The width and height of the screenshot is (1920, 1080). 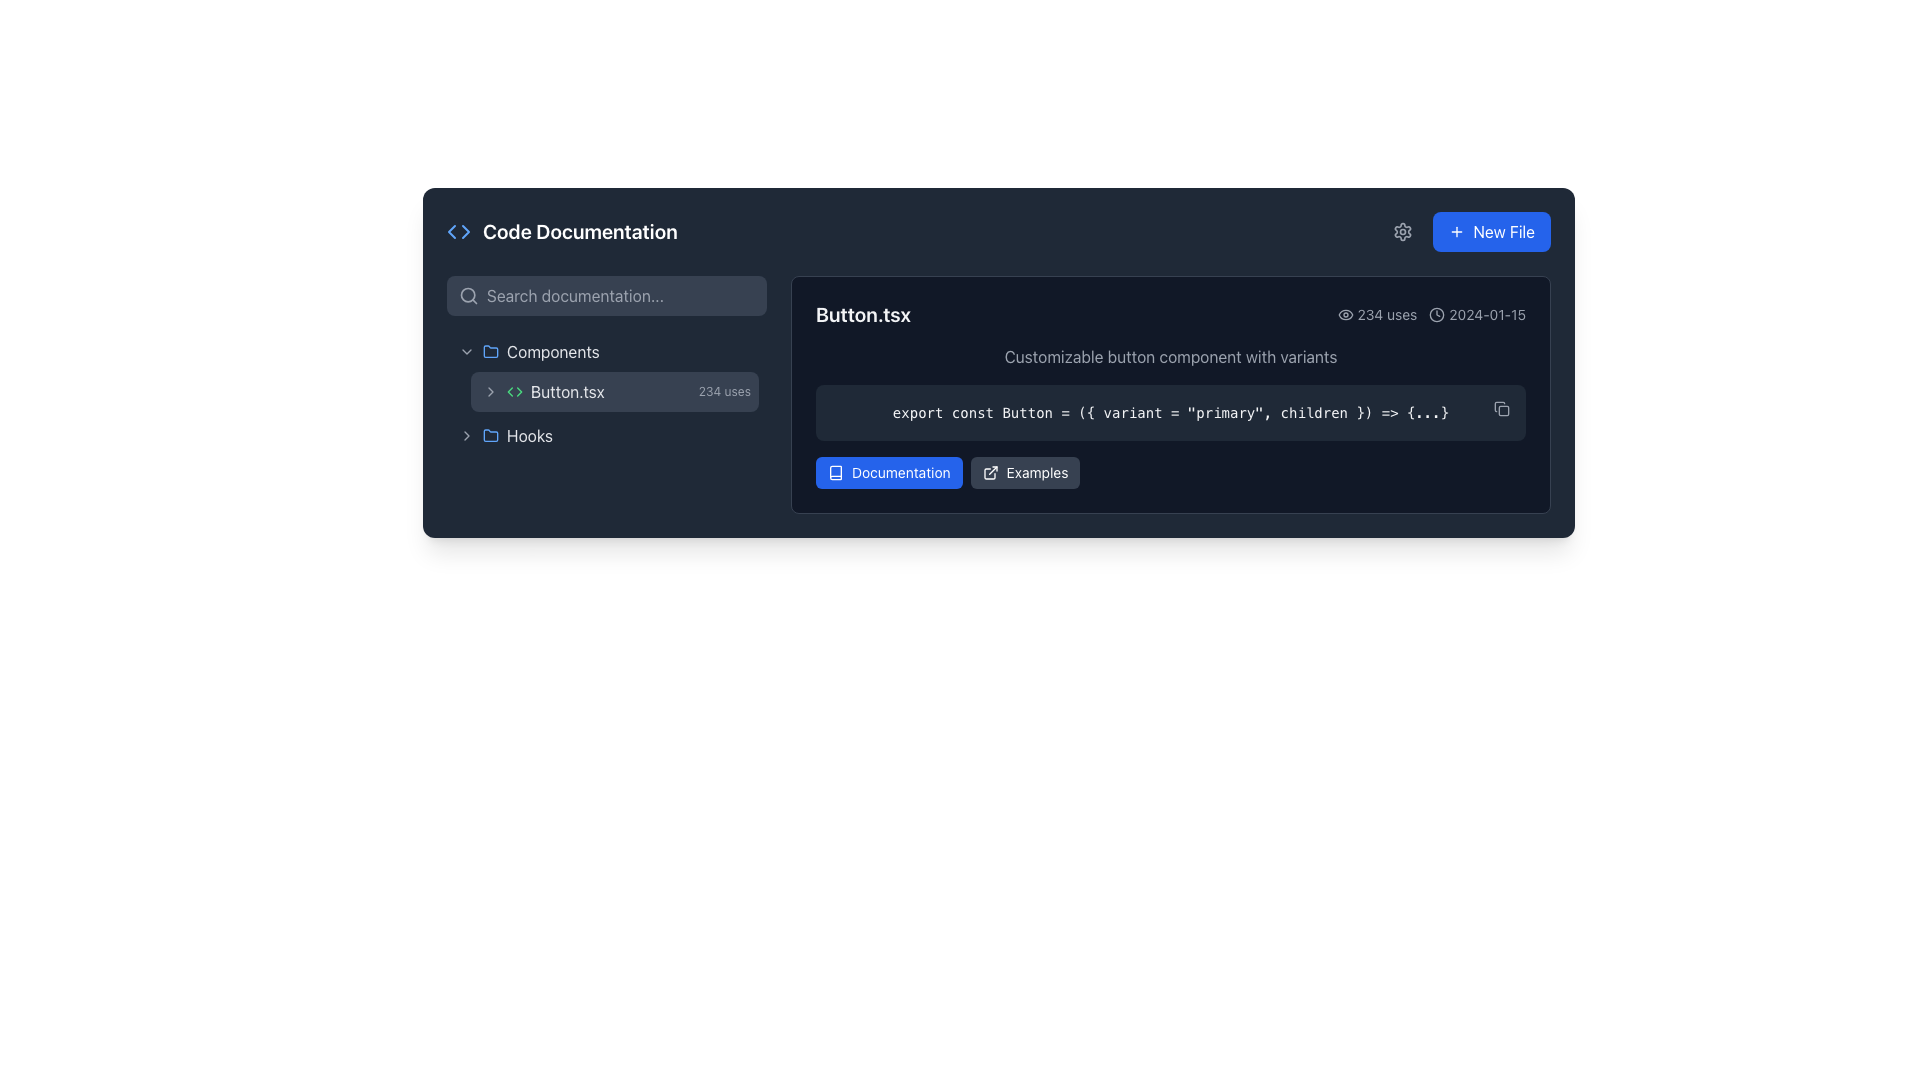 What do you see at coordinates (465, 434) in the screenshot?
I see `the chevron icon` at bounding box center [465, 434].